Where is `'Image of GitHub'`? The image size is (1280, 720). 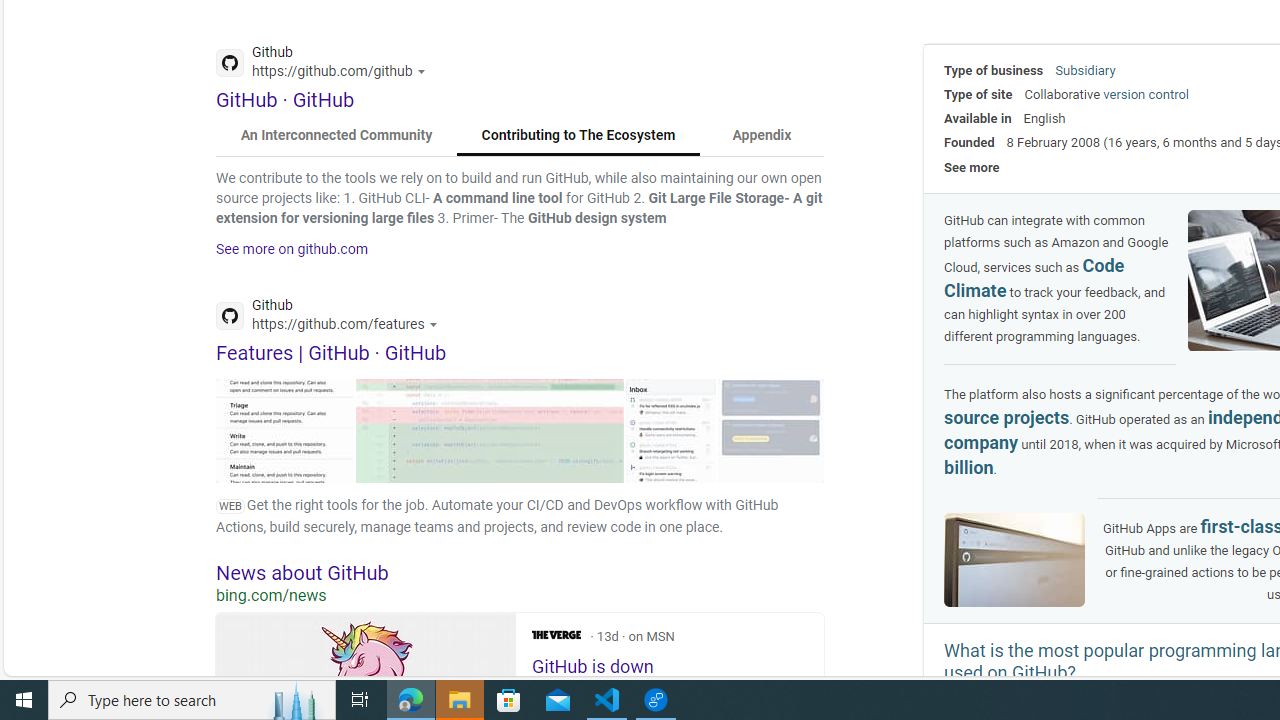
'Image of GitHub' is located at coordinates (1015, 561).